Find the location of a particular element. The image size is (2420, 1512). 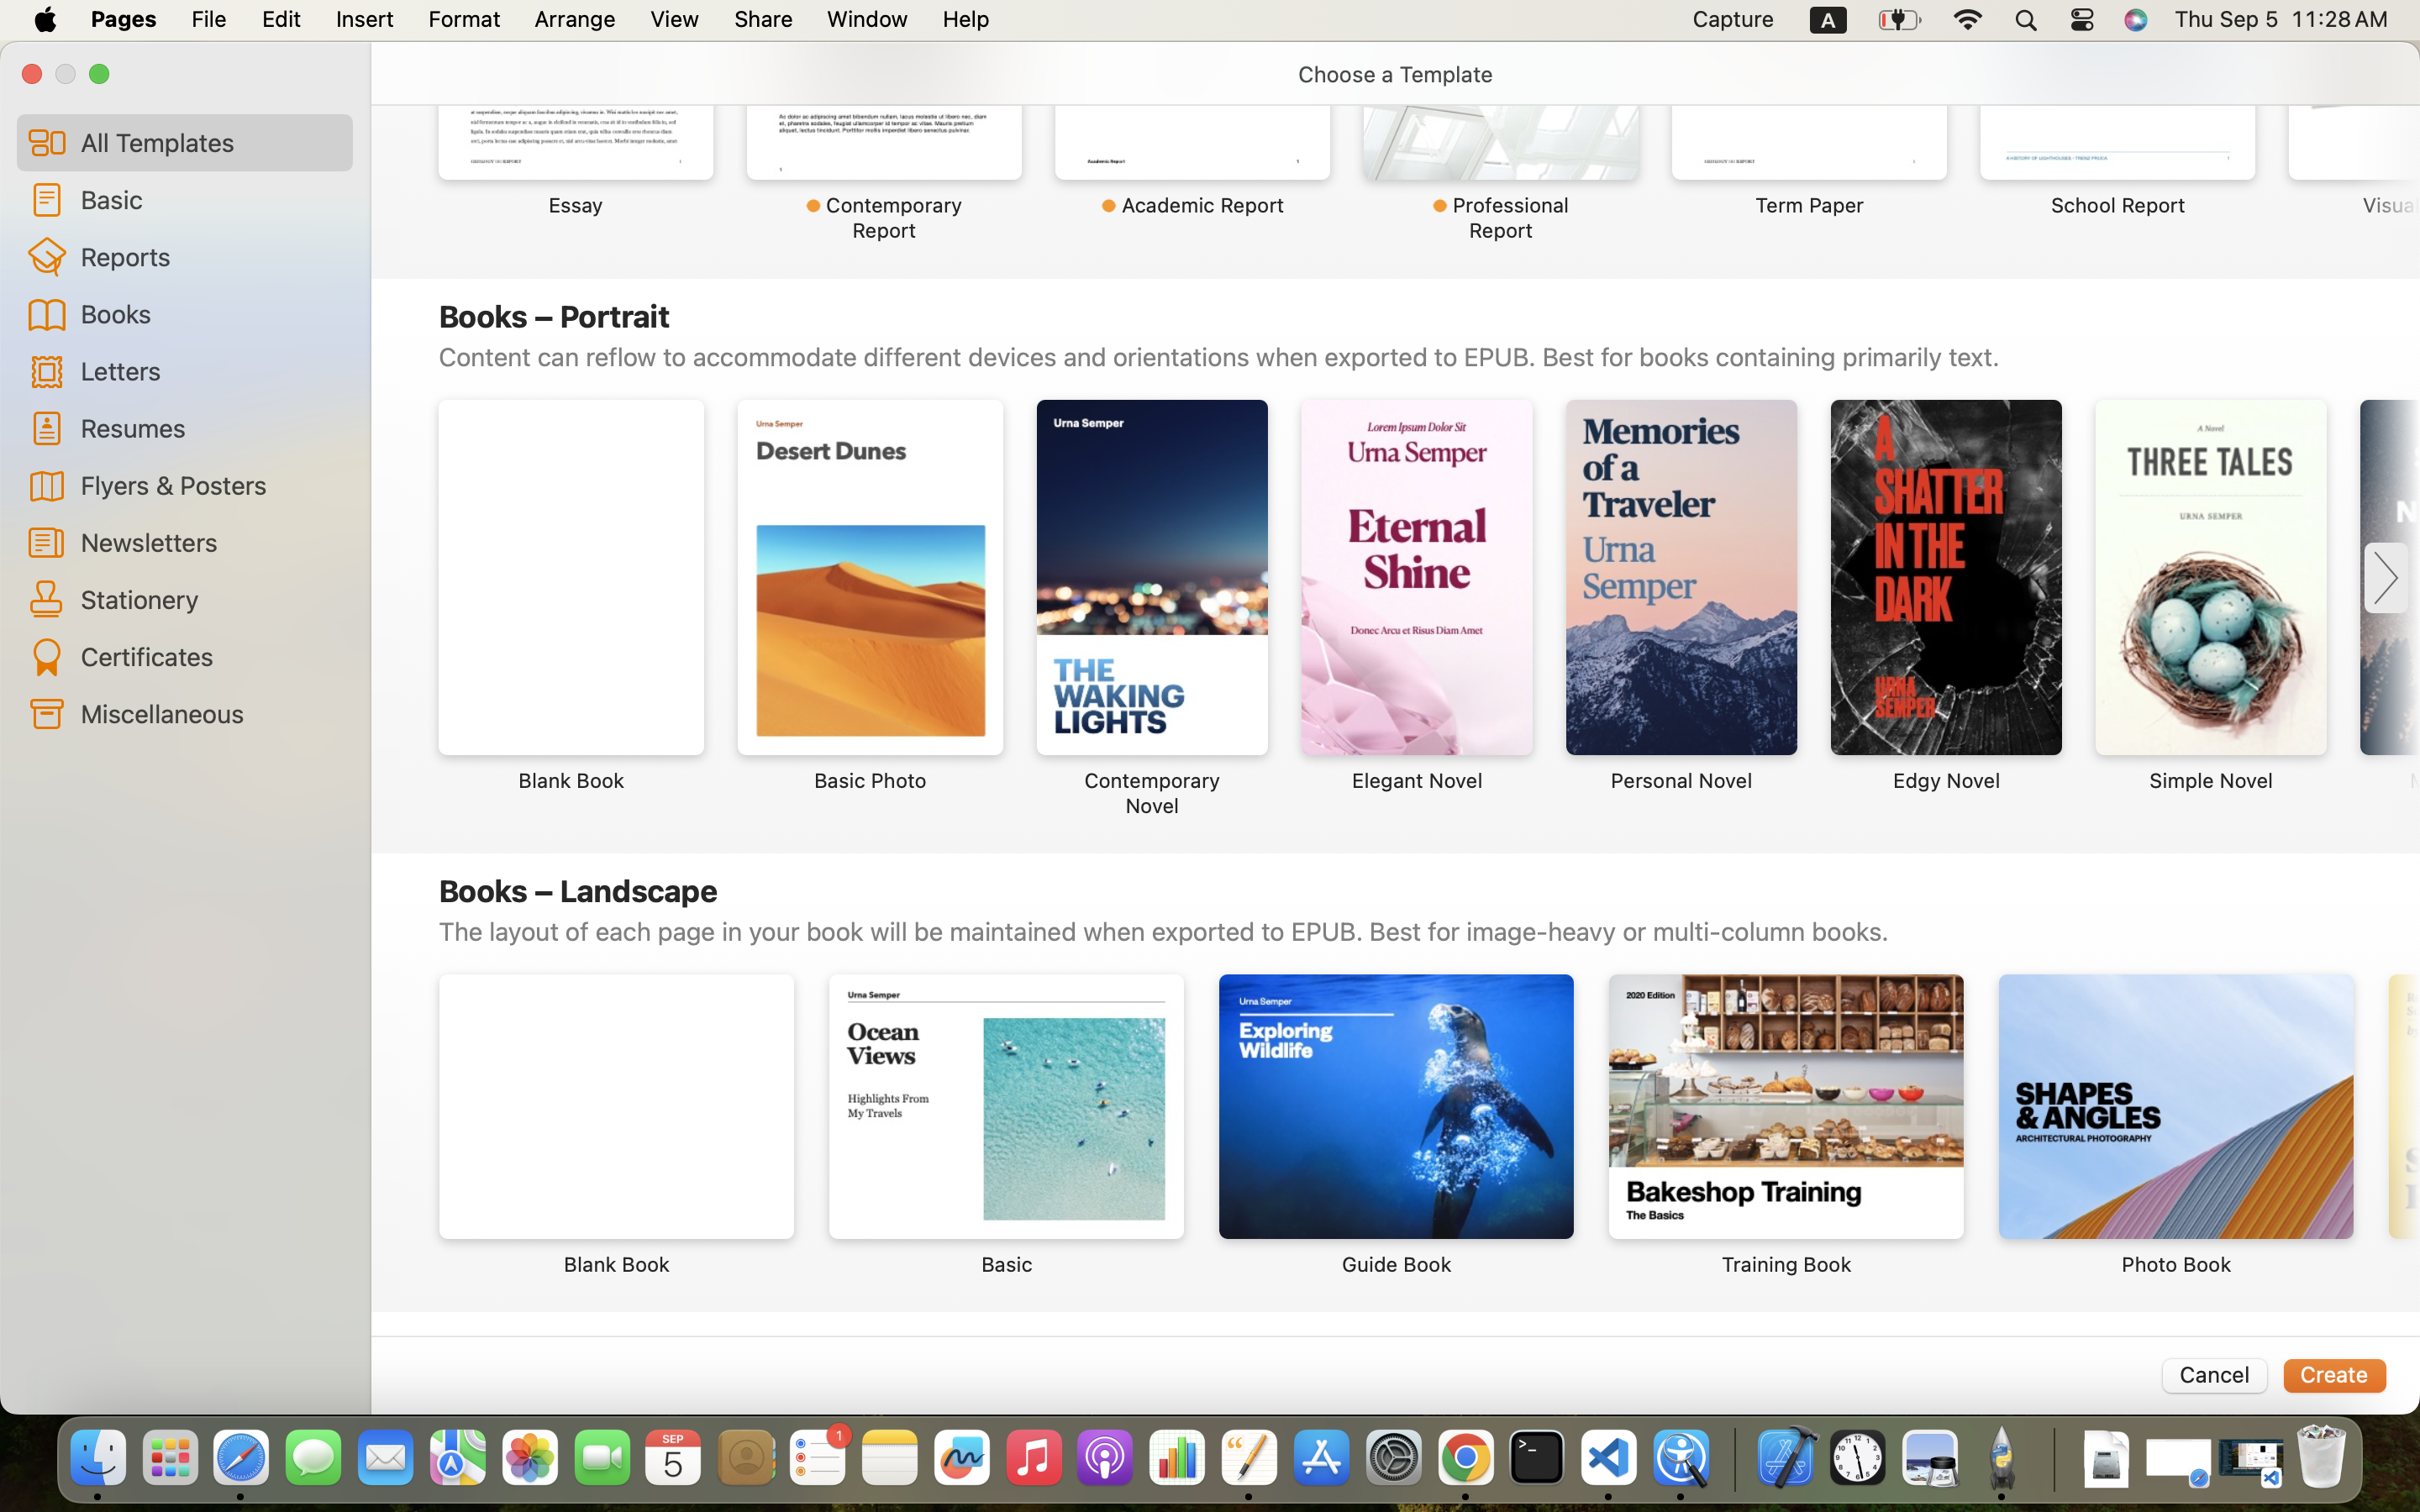

'Reports' is located at coordinates (208, 255).